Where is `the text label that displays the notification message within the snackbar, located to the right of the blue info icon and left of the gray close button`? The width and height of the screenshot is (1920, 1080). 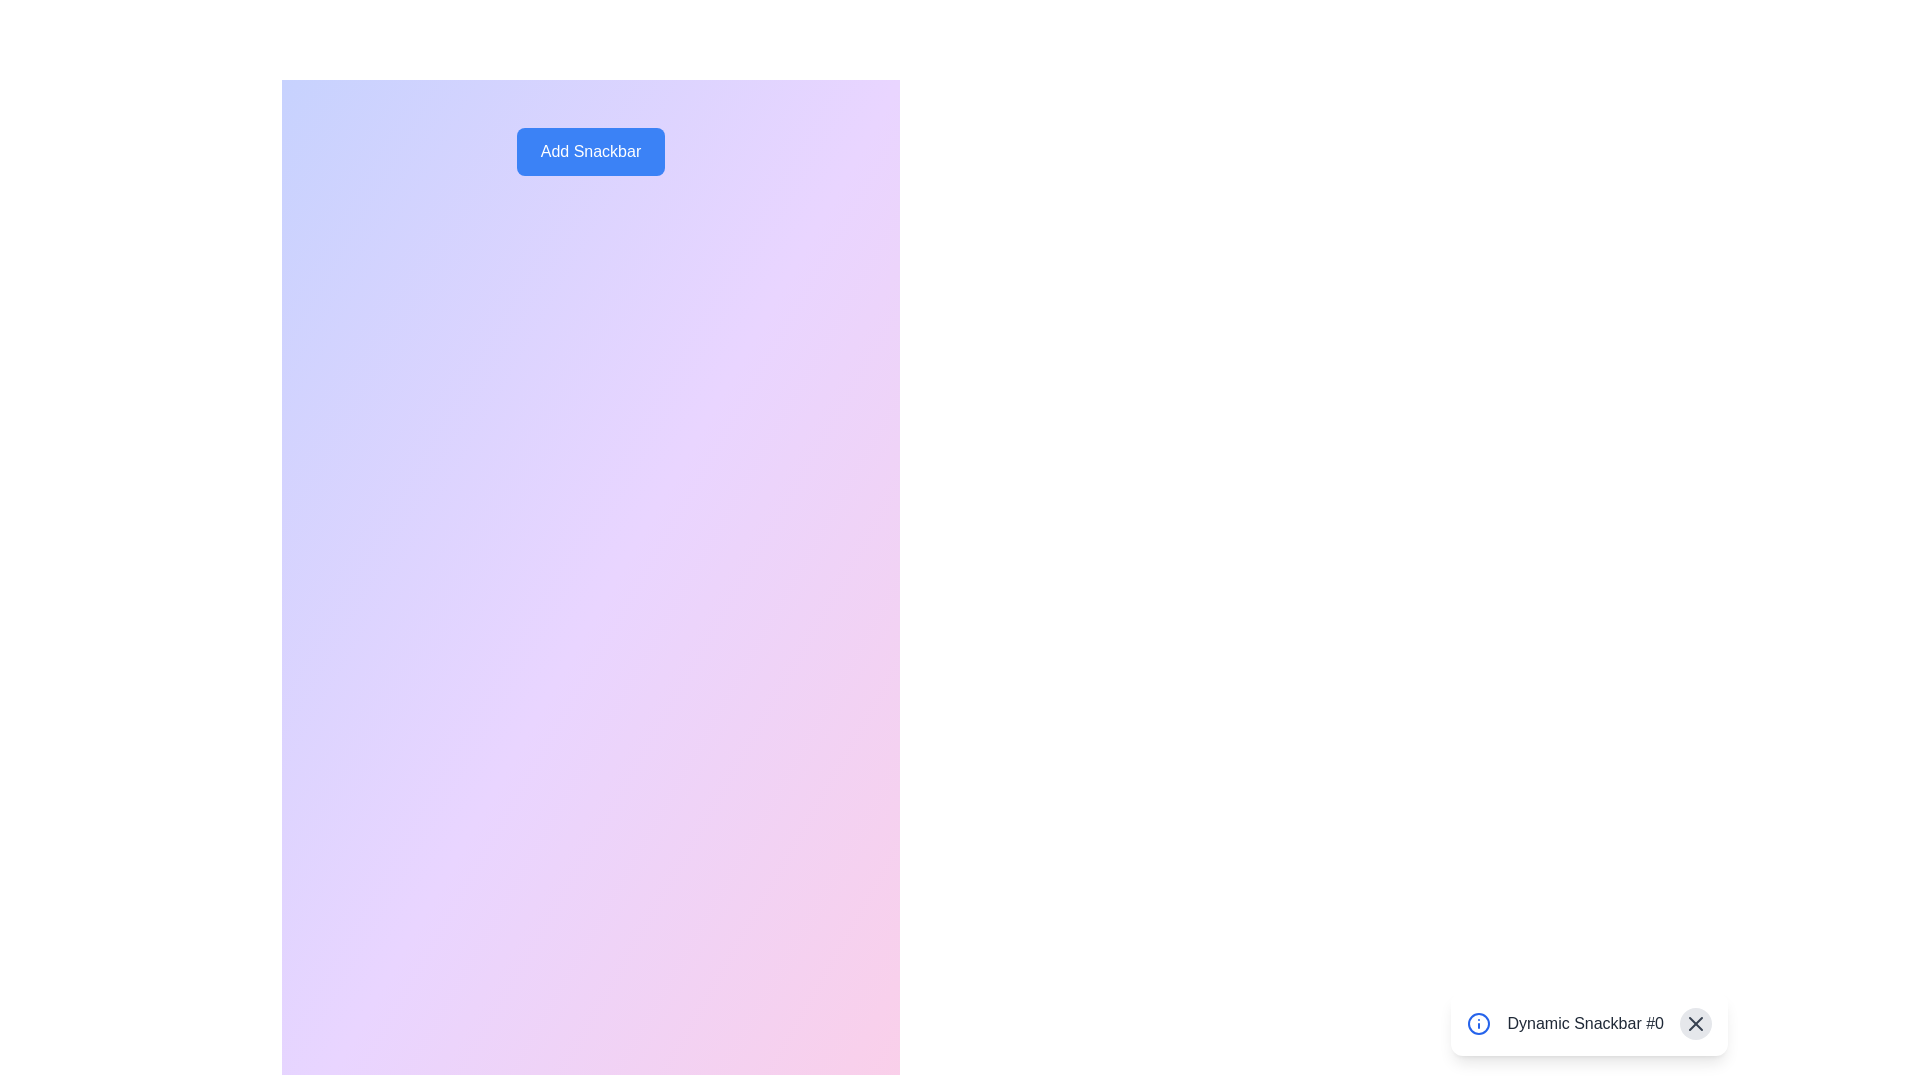 the text label that displays the notification message within the snackbar, located to the right of the blue info icon and left of the gray close button is located at coordinates (1584, 1023).